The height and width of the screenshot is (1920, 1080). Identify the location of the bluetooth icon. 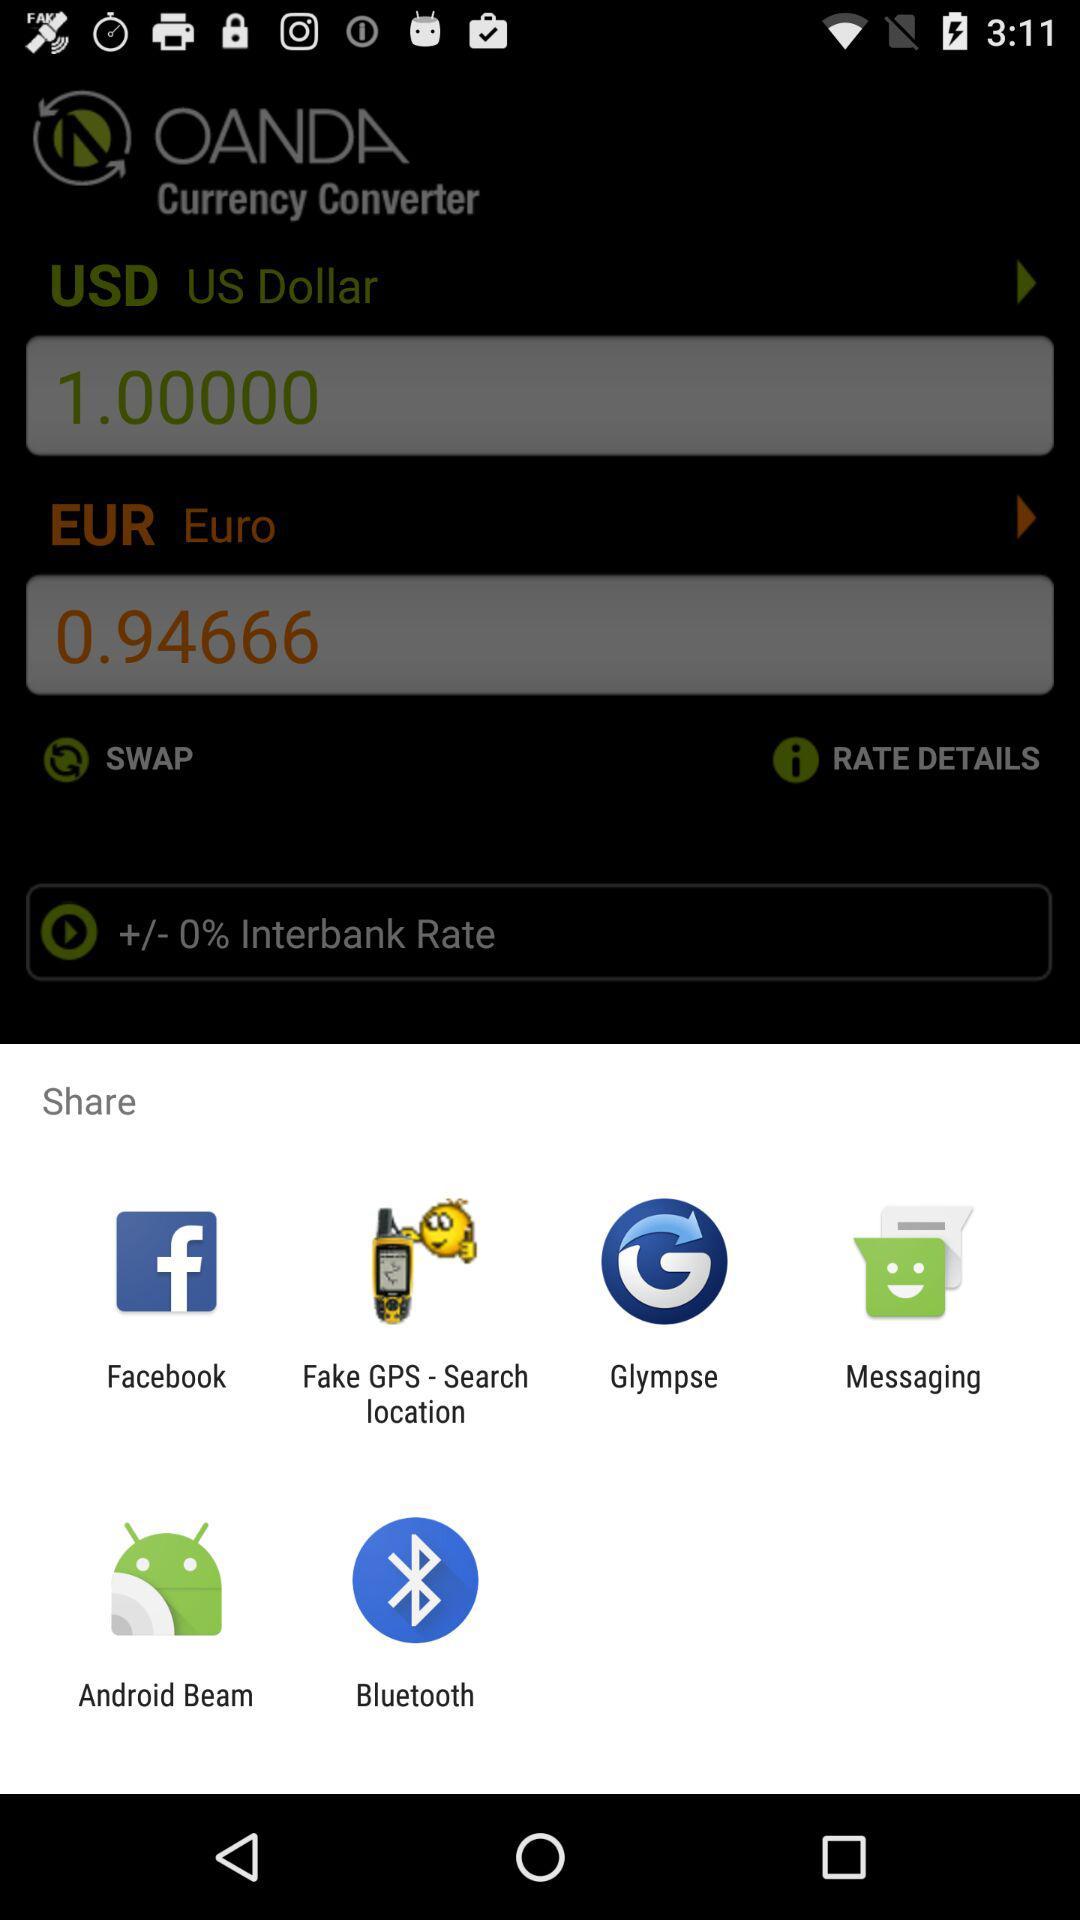
(414, 1711).